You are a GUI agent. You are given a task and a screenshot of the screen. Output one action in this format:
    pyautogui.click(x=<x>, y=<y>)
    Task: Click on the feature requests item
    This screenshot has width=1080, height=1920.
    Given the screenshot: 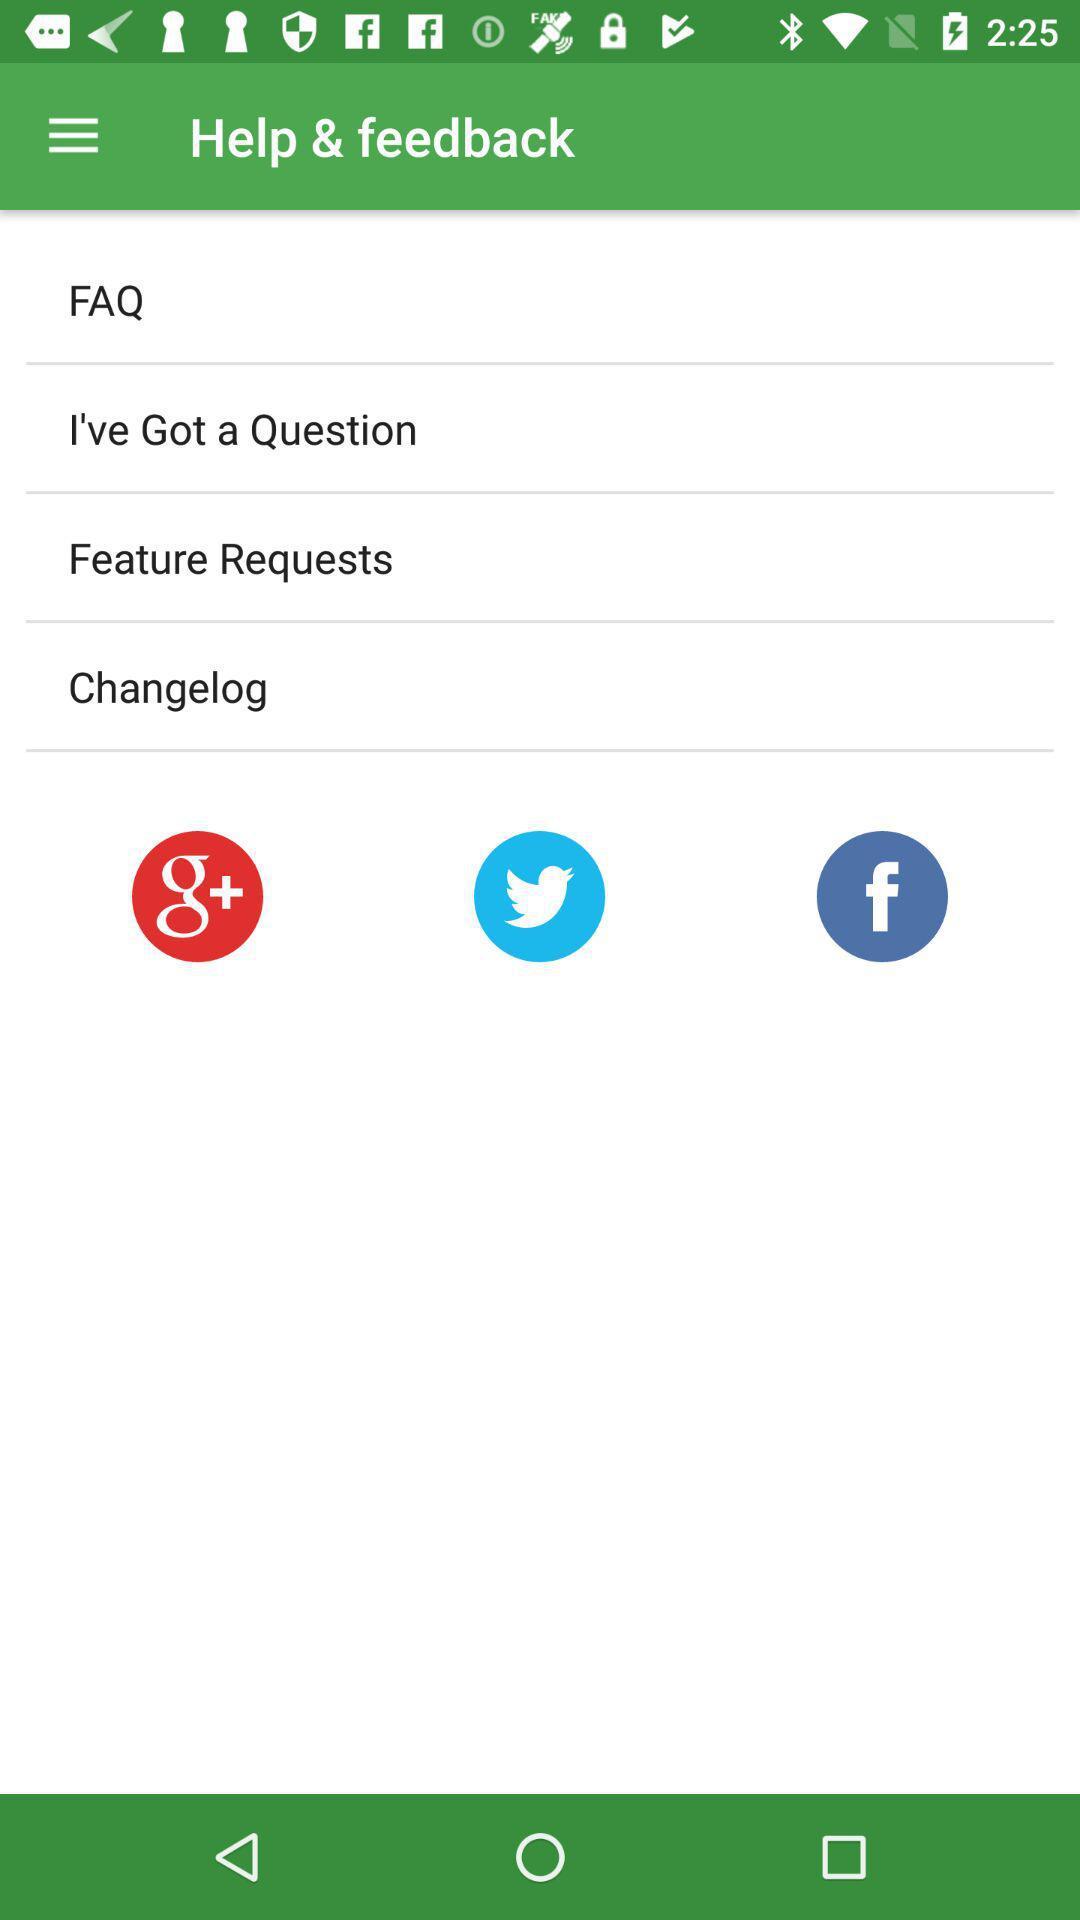 What is the action you would take?
    pyautogui.click(x=540, y=557)
    